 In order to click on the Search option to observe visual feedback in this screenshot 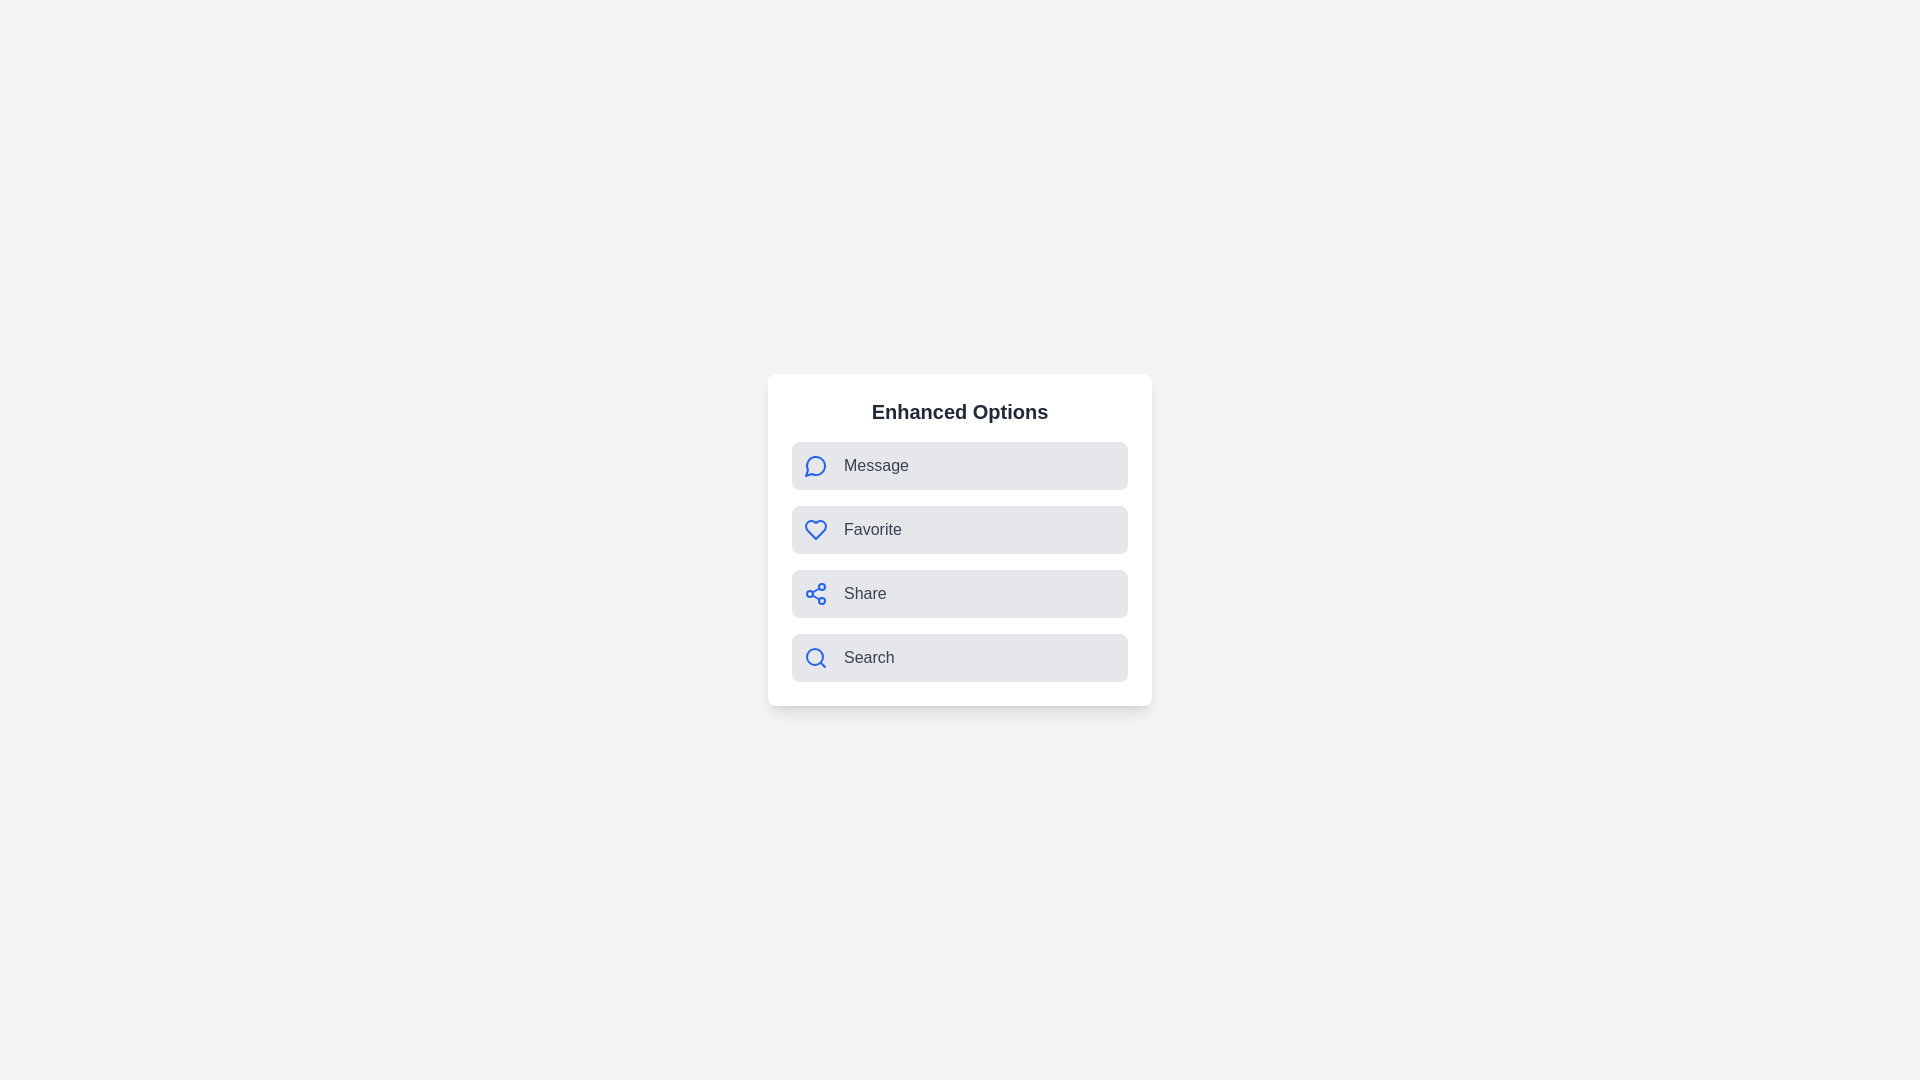, I will do `click(960, 658)`.